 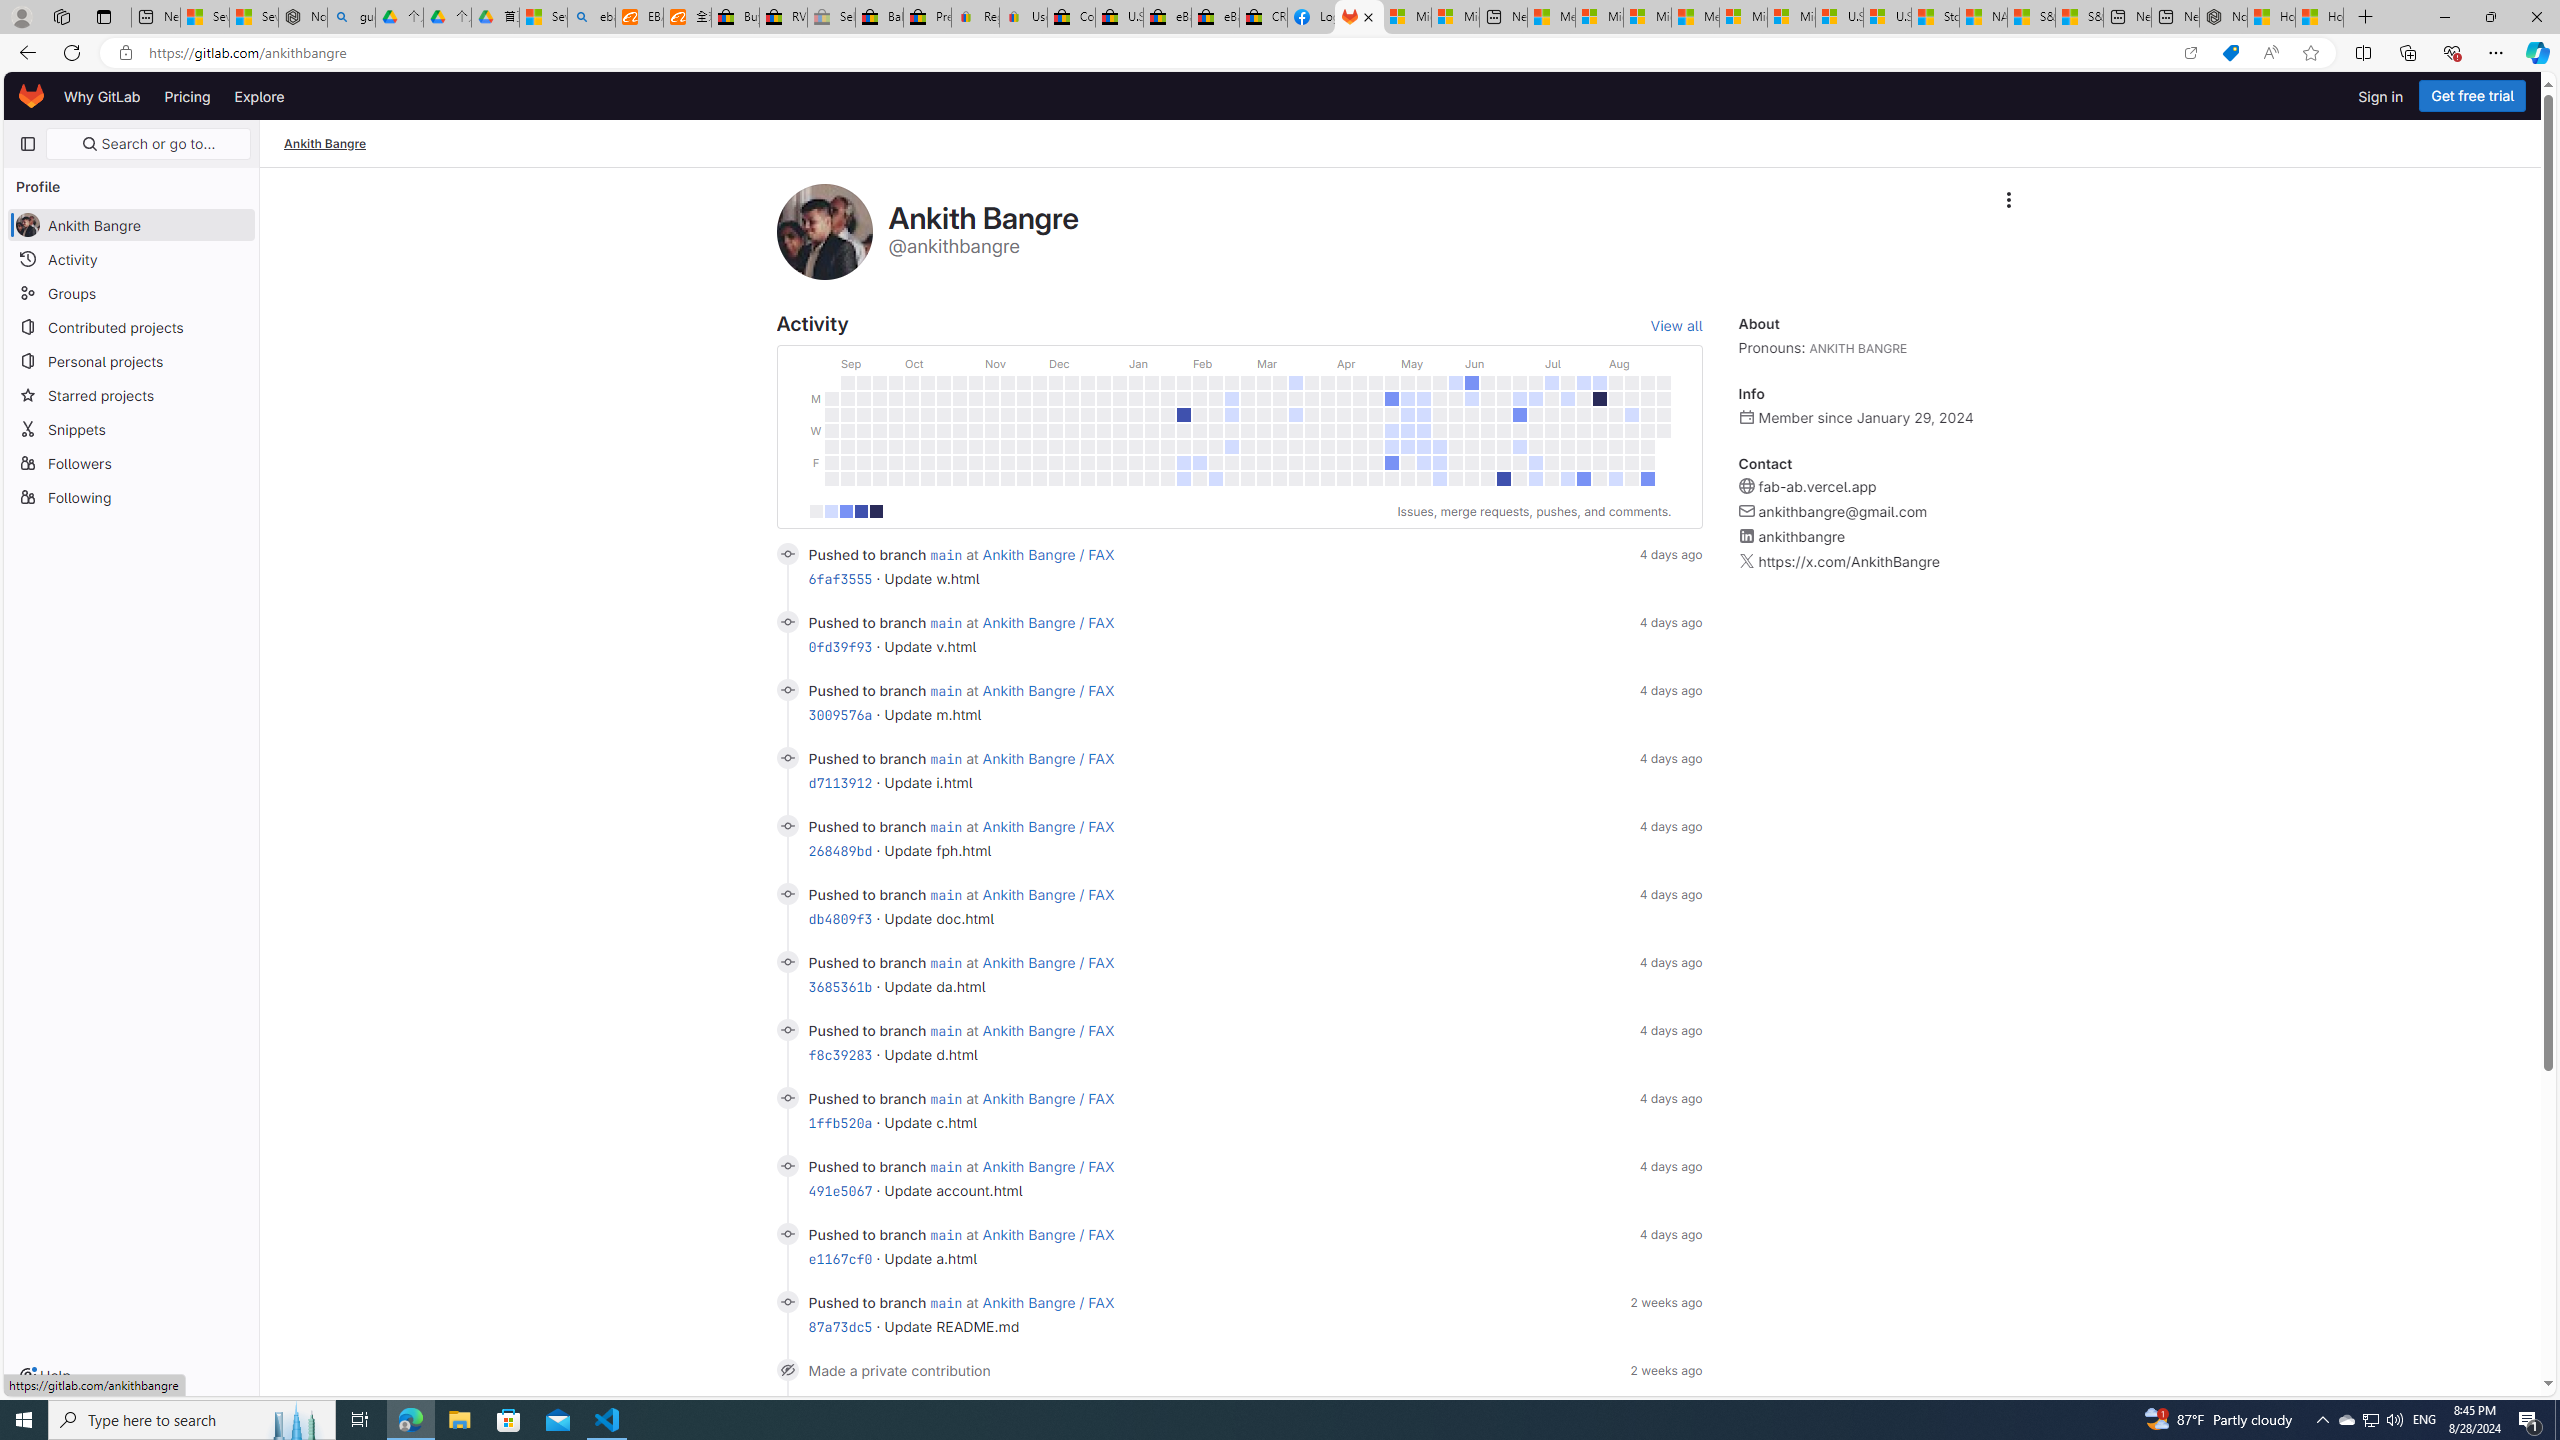 What do you see at coordinates (974, 16) in the screenshot?
I see `'Register: Create a personal eBay account'` at bounding box center [974, 16].